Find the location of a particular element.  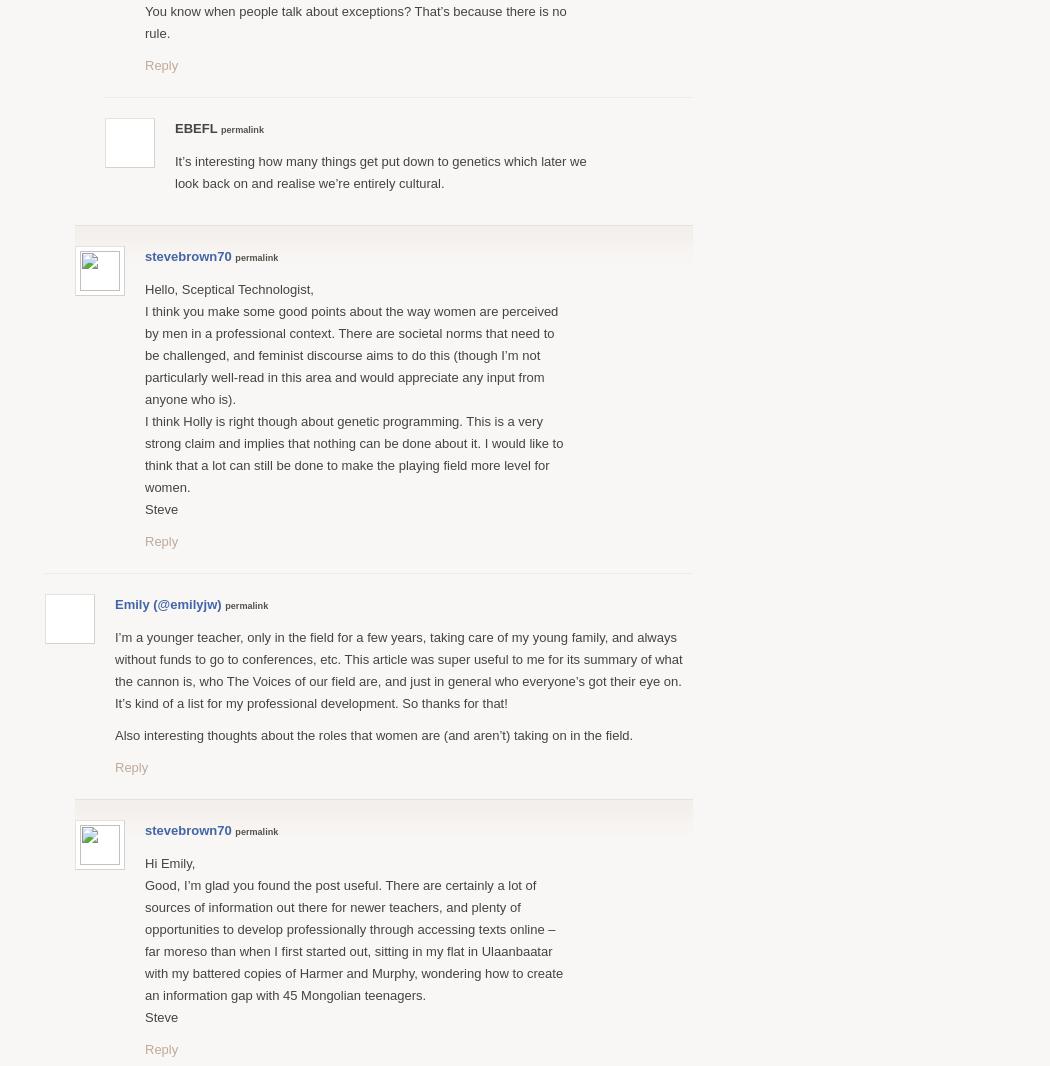

'Hi Emily,' is located at coordinates (169, 862).